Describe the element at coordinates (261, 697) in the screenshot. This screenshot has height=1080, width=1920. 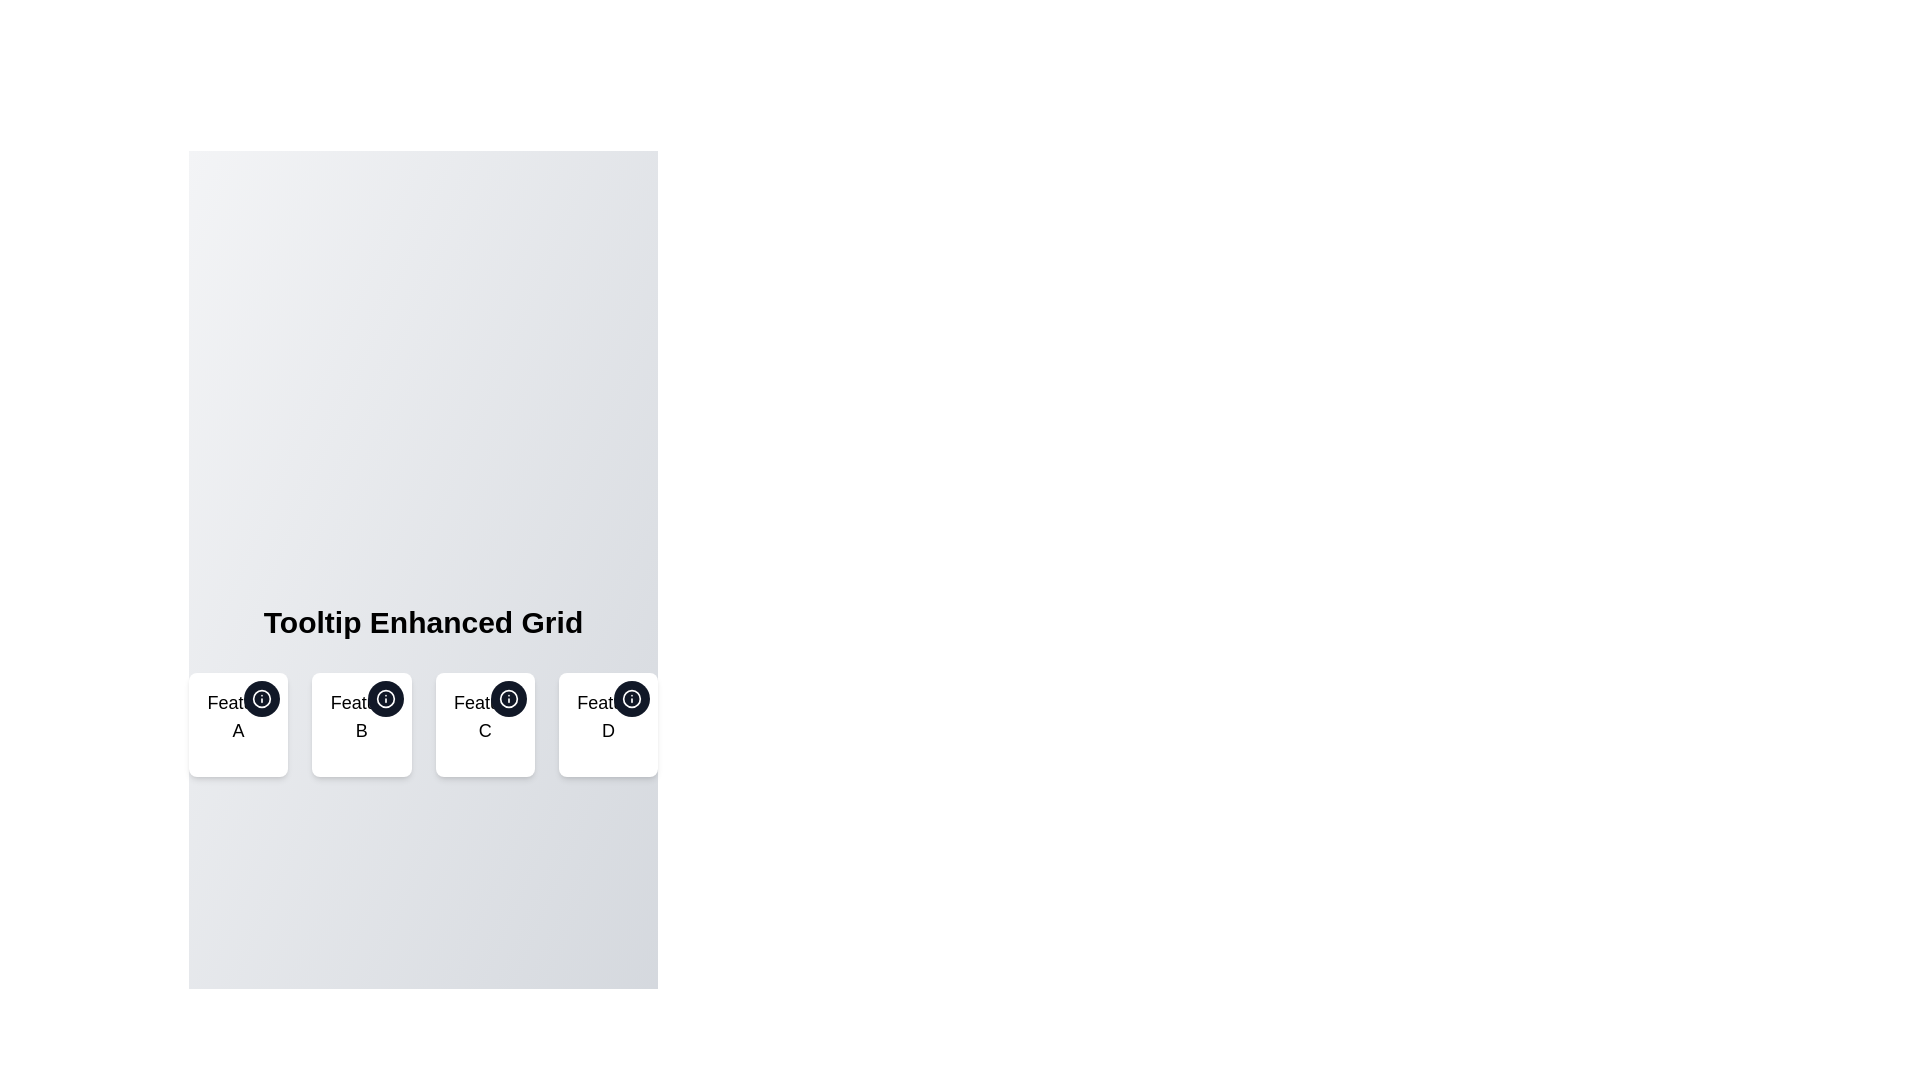
I see `the information icon, which is a circular icon with a dark background and a white border containing a lowercase 'i', associated with 'Feature A'` at that location.